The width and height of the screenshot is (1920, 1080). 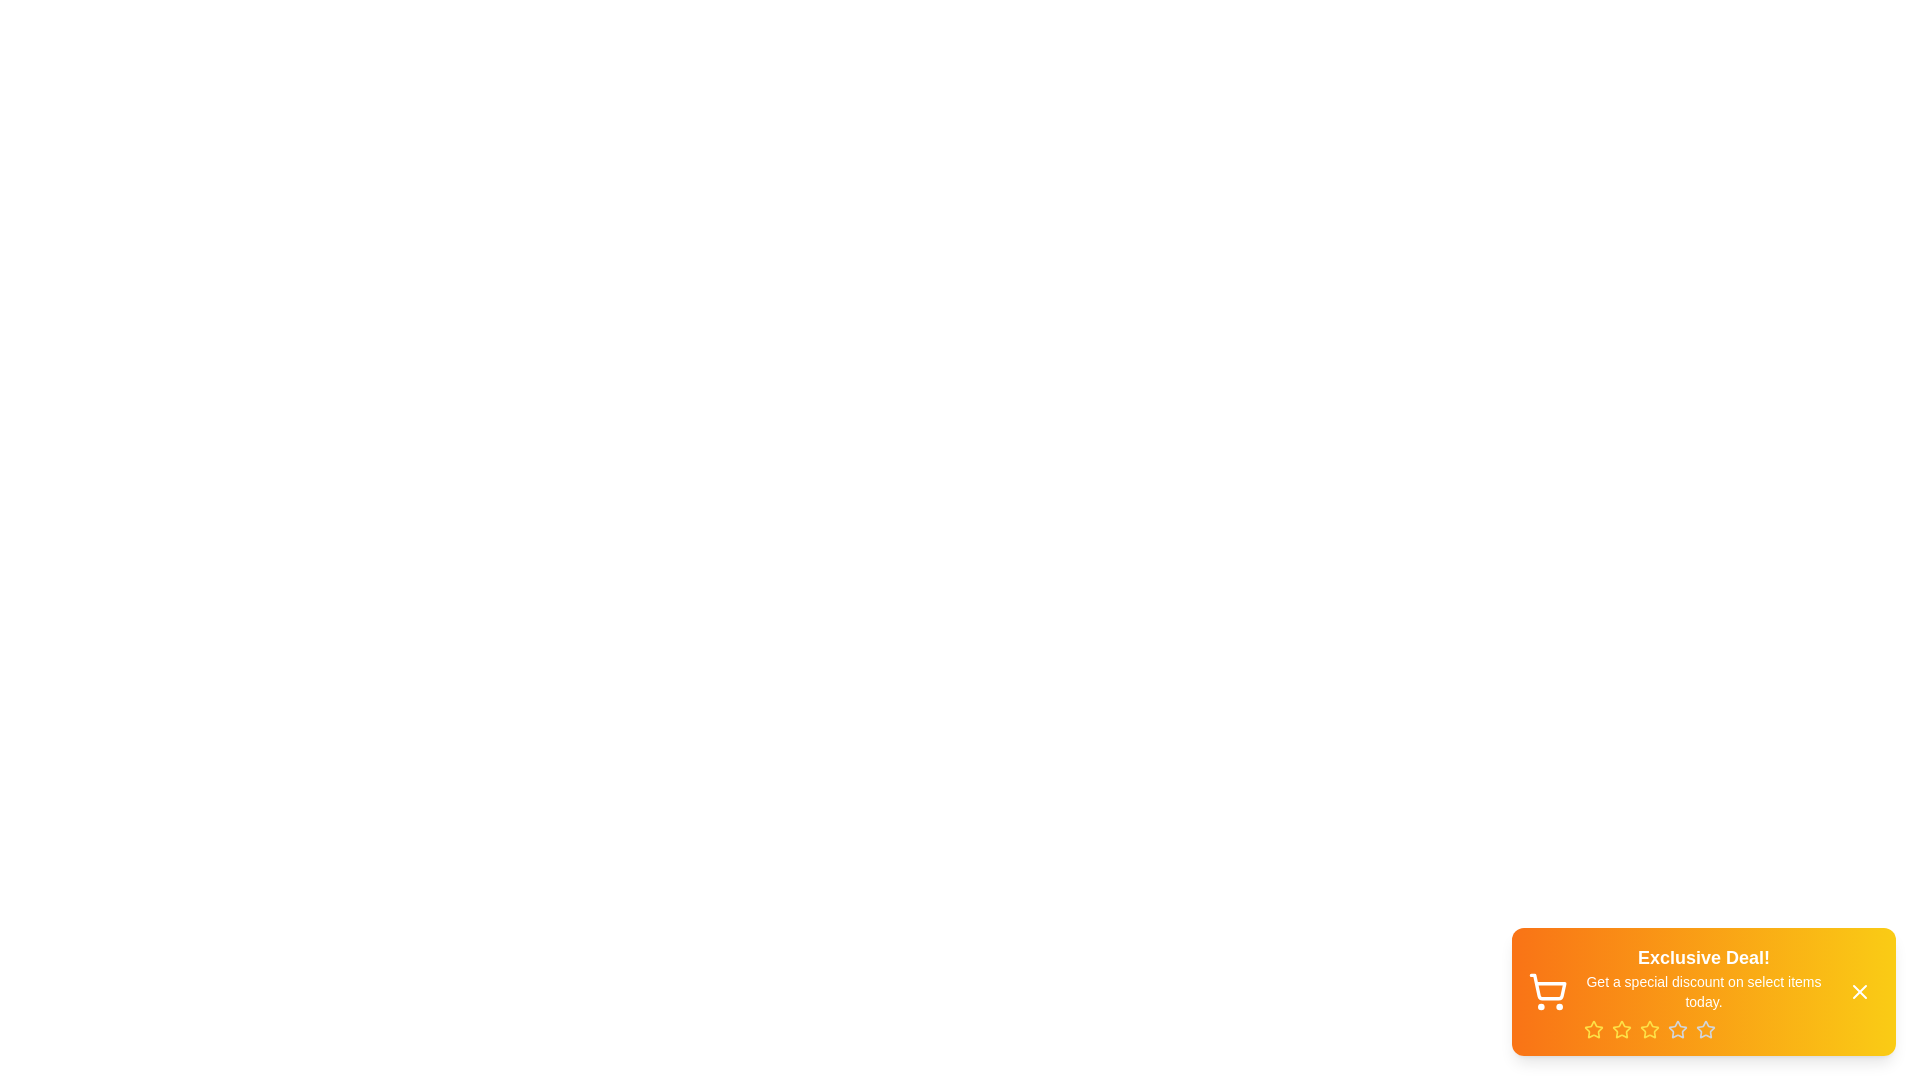 I want to click on the rating by clicking on the star corresponding to the desired rating value (5), so click(x=1704, y=1029).